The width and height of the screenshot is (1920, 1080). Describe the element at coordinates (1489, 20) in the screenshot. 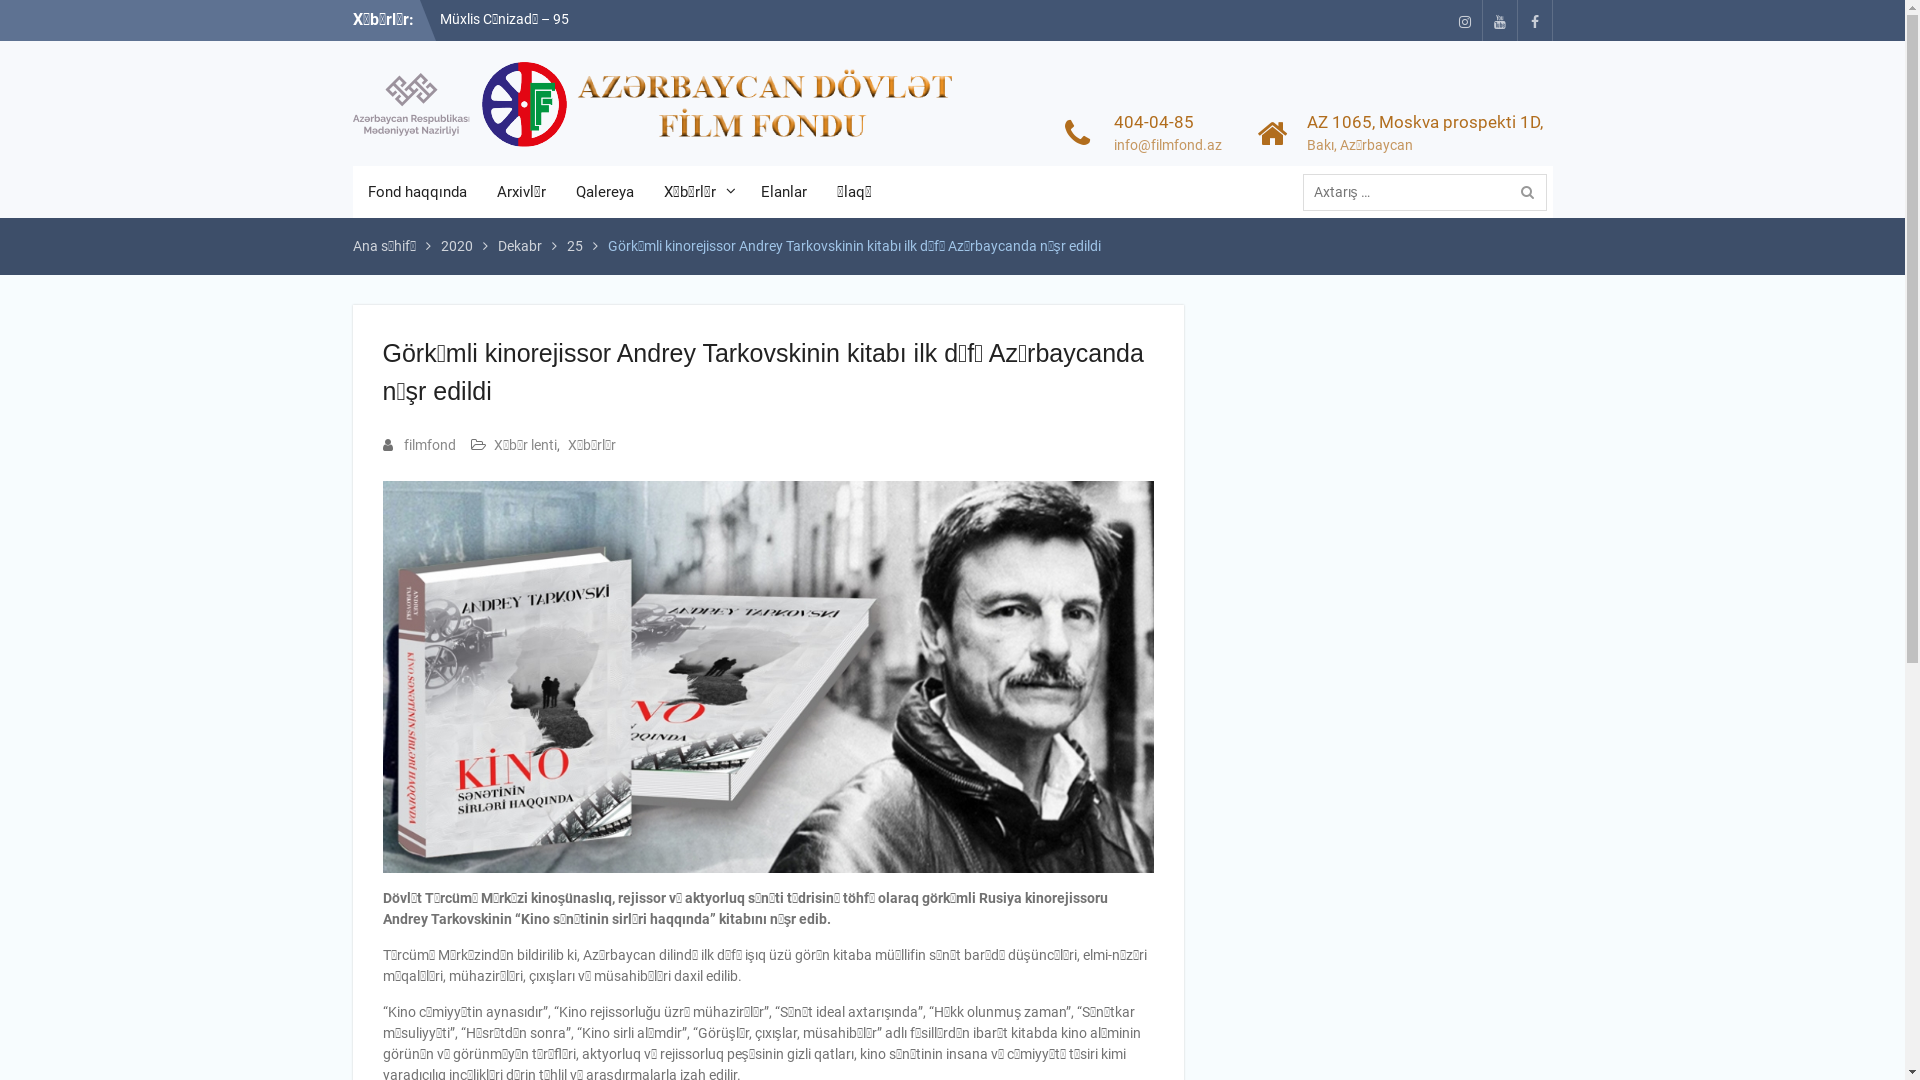

I see `'Youtube'` at that location.